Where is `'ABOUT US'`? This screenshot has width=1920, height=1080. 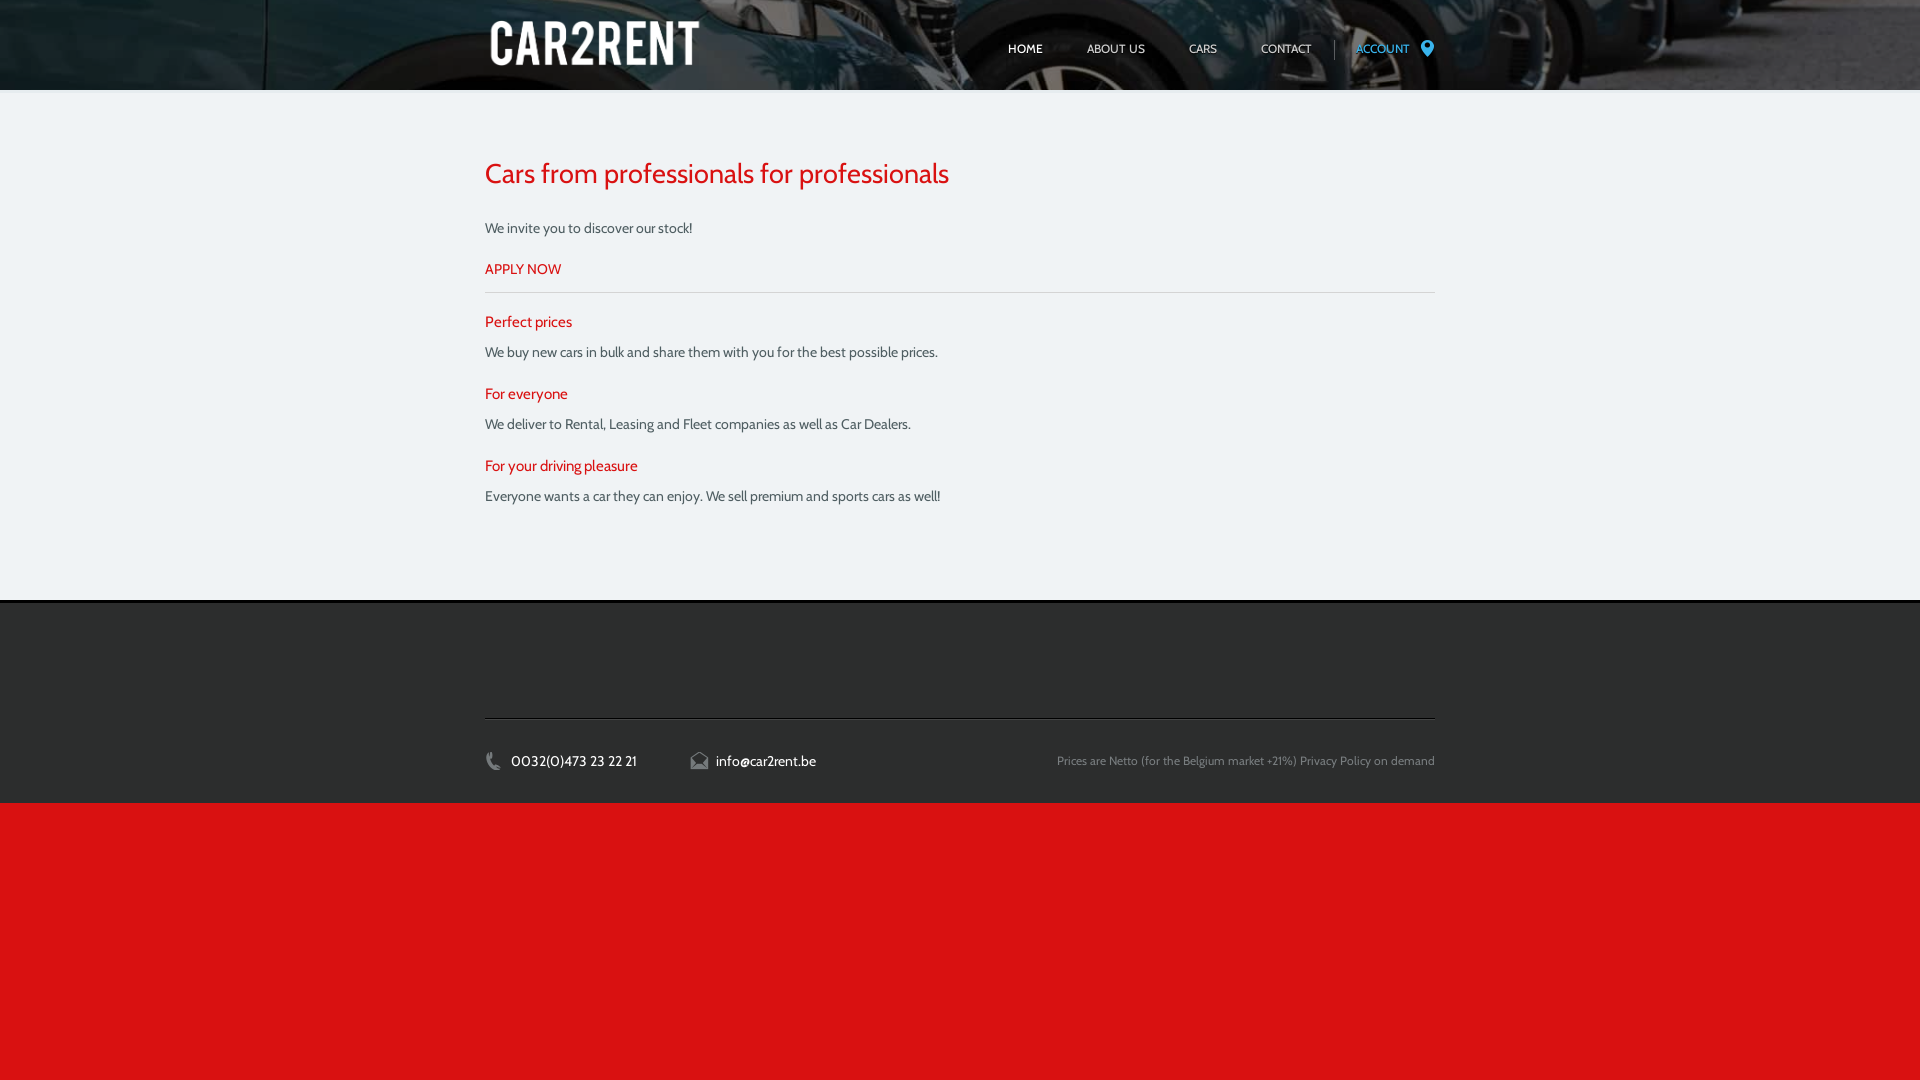 'ABOUT US' is located at coordinates (1115, 49).